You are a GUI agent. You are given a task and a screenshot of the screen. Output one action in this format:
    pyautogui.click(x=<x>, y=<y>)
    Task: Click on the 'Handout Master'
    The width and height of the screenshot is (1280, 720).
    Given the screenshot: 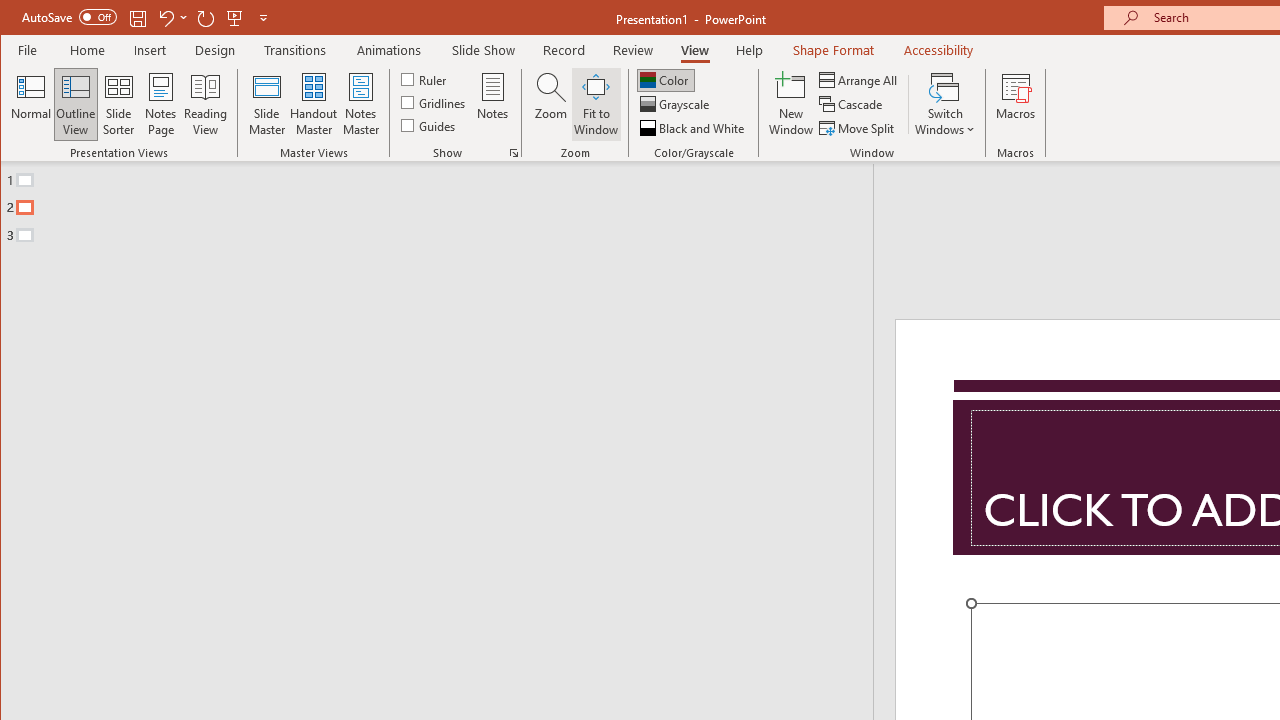 What is the action you would take?
    pyautogui.click(x=313, y=104)
    